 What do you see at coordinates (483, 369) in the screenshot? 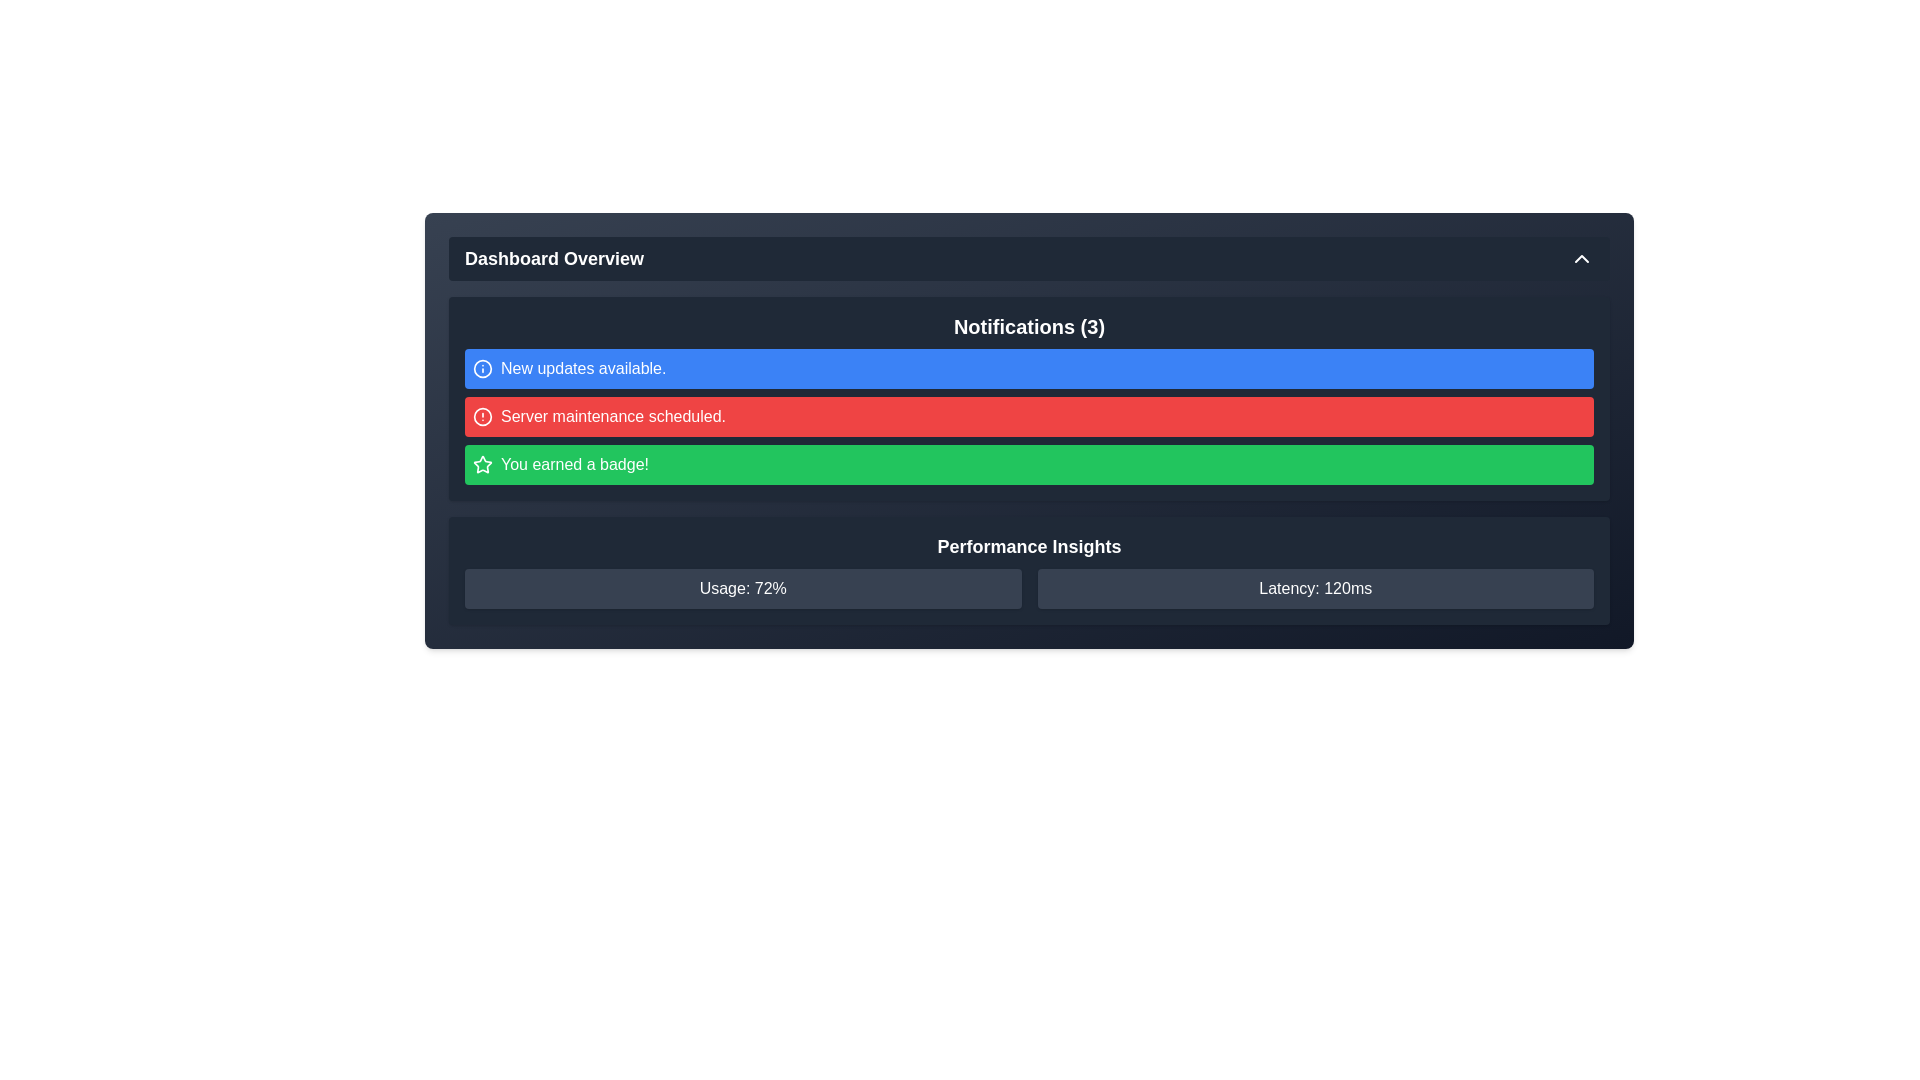
I see `the SVG icon located on the left side of the blue notification bar that indicates 'New updates available.'` at bounding box center [483, 369].